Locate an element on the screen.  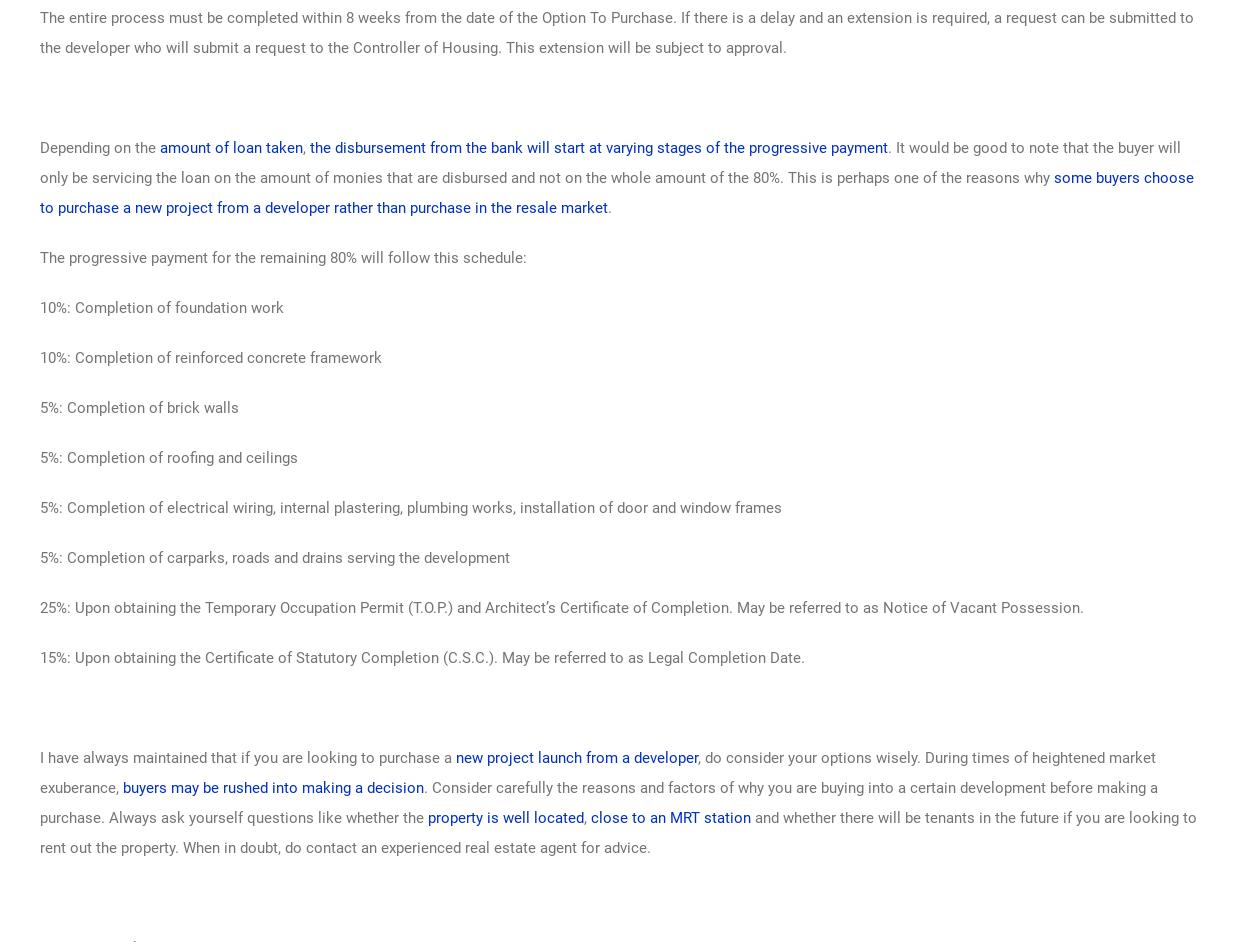
'Depending on the' is located at coordinates (99, 146).